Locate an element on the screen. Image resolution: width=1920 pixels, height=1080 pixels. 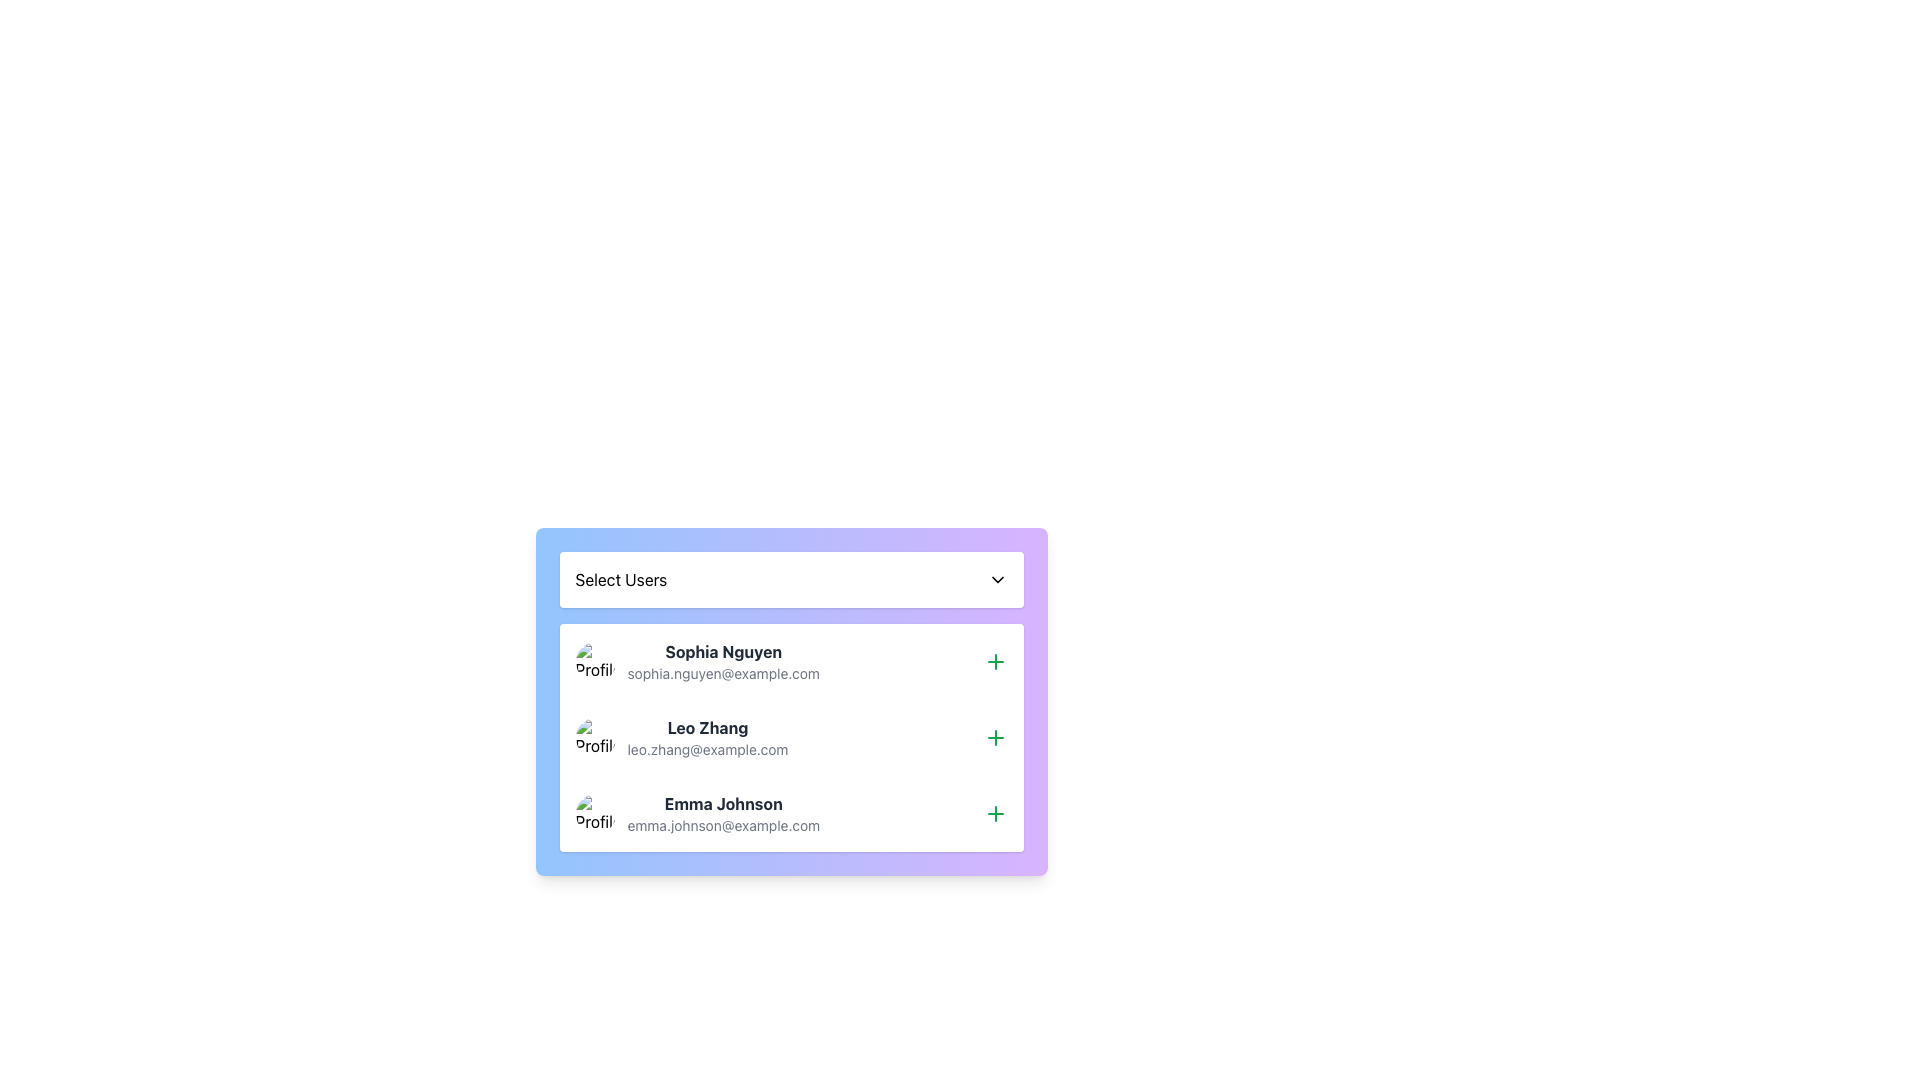
the first informational list item displaying 'Sophia Nguyen' and her email address is located at coordinates (697, 662).